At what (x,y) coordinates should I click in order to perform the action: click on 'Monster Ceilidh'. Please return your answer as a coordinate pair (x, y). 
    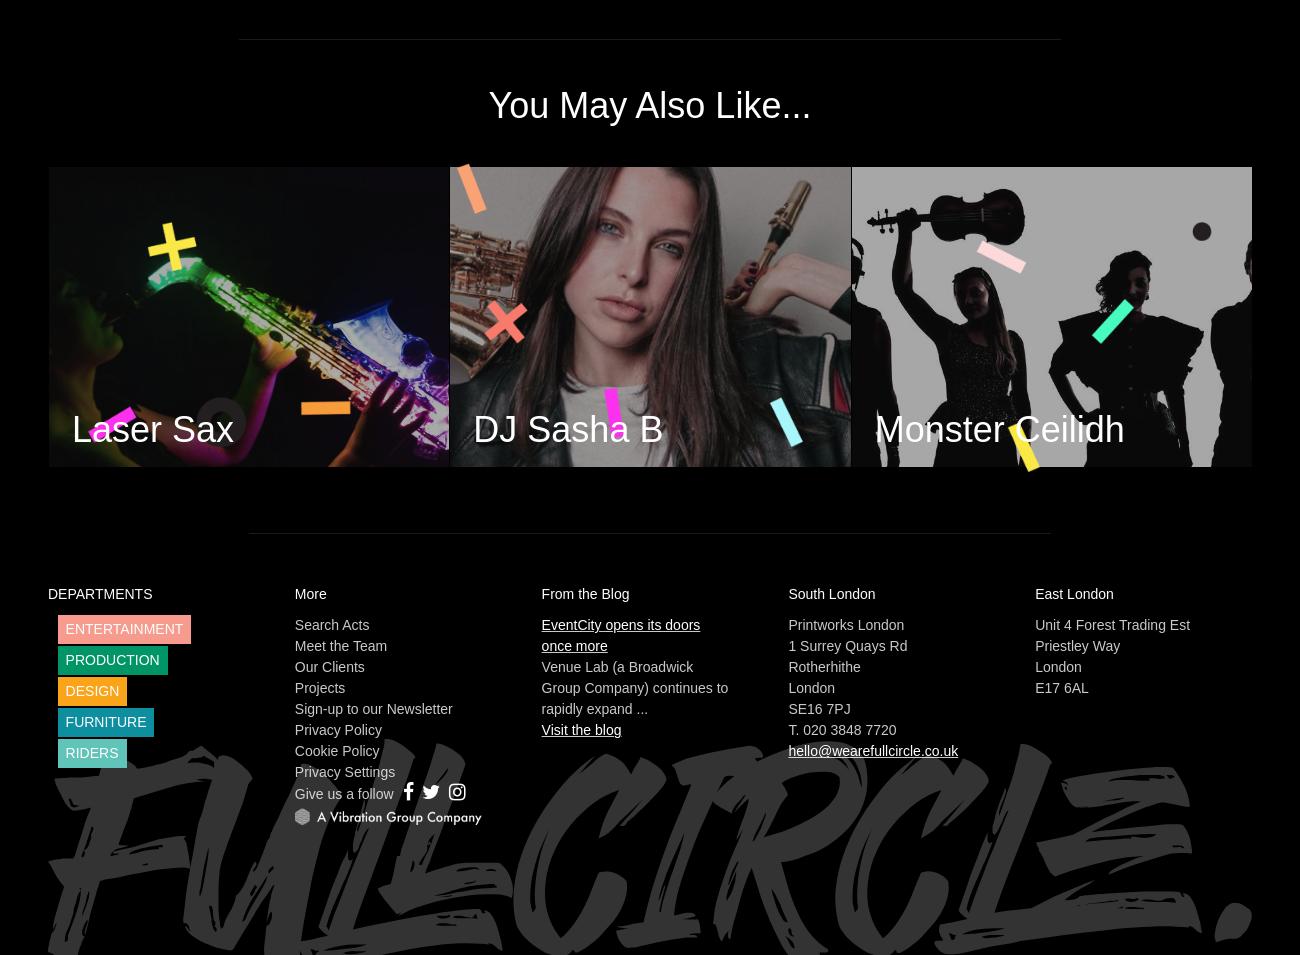
    Looking at the image, I should click on (998, 428).